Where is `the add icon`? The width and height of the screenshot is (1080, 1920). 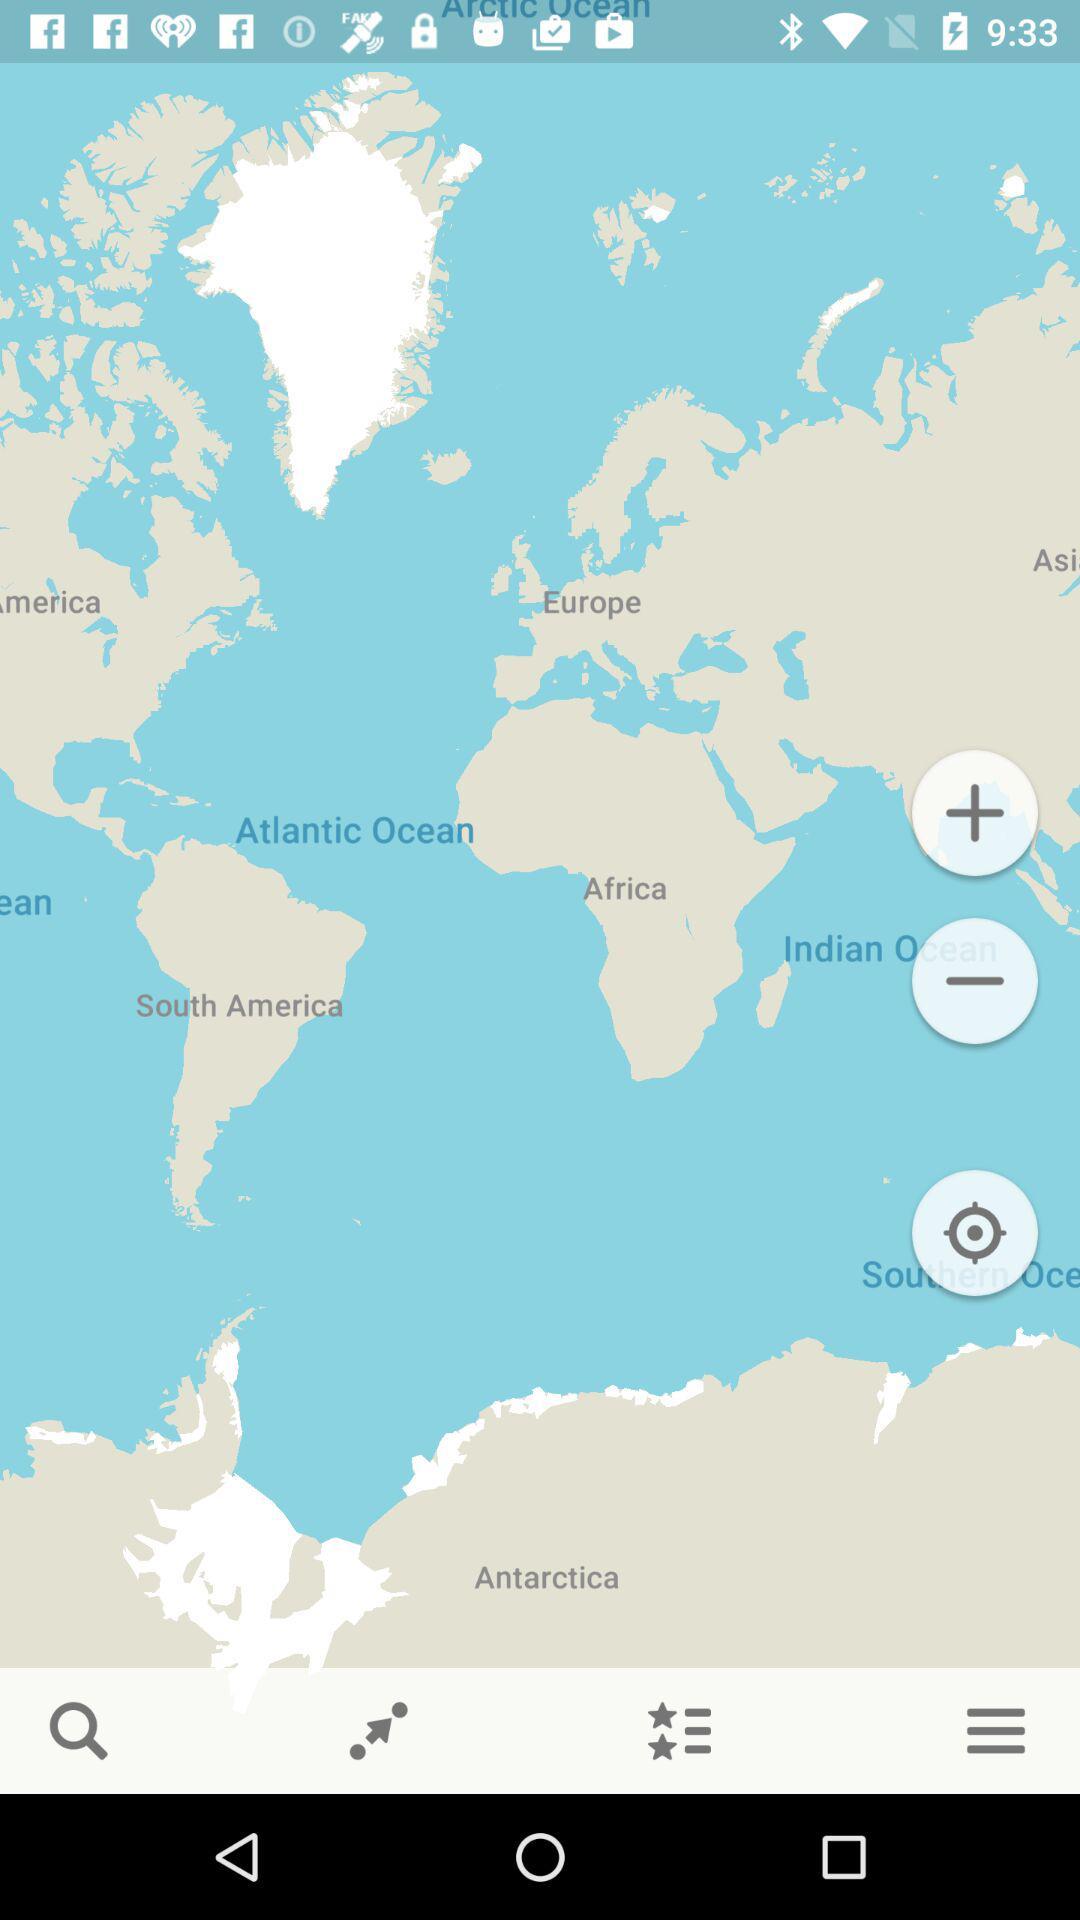
the add icon is located at coordinates (974, 812).